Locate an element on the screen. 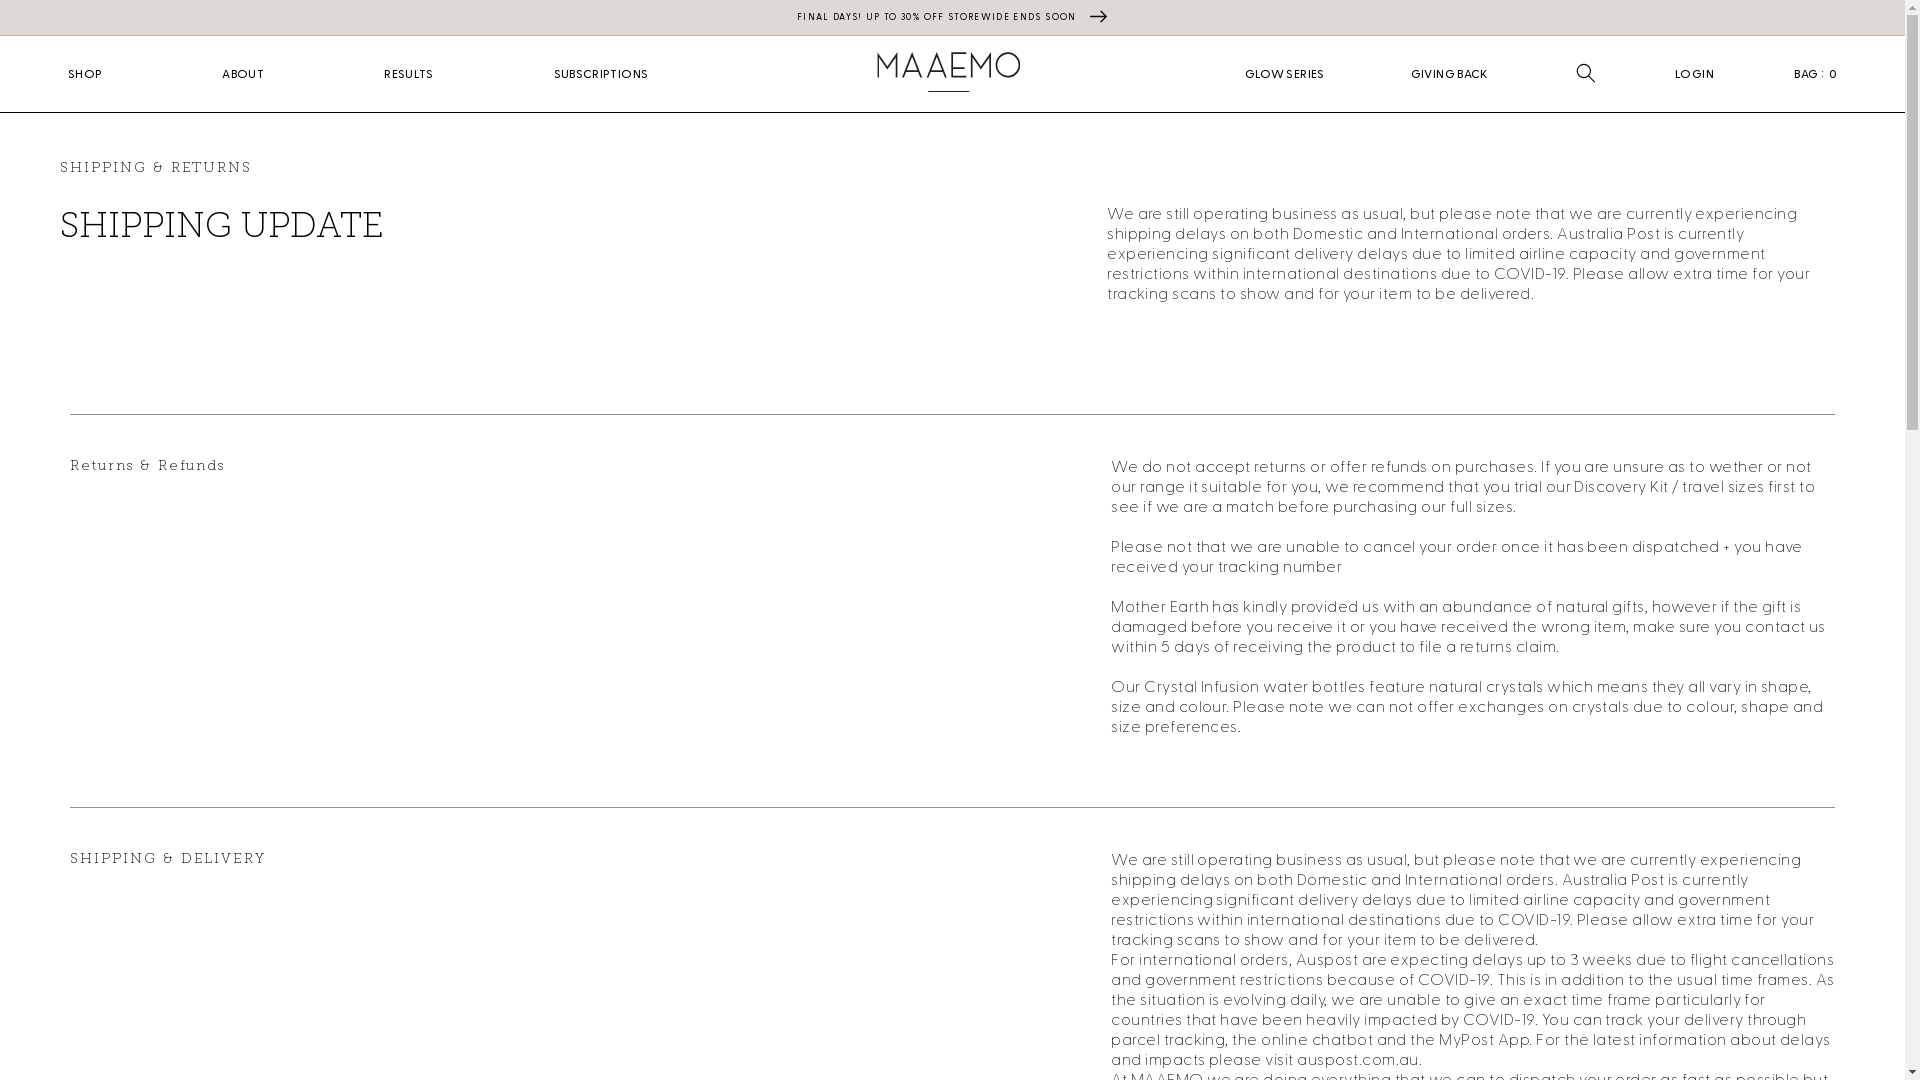  'FINAL DAYS! UP TO 30% OFF STOREWIDE ENDS SOON' is located at coordinates (951, 17).